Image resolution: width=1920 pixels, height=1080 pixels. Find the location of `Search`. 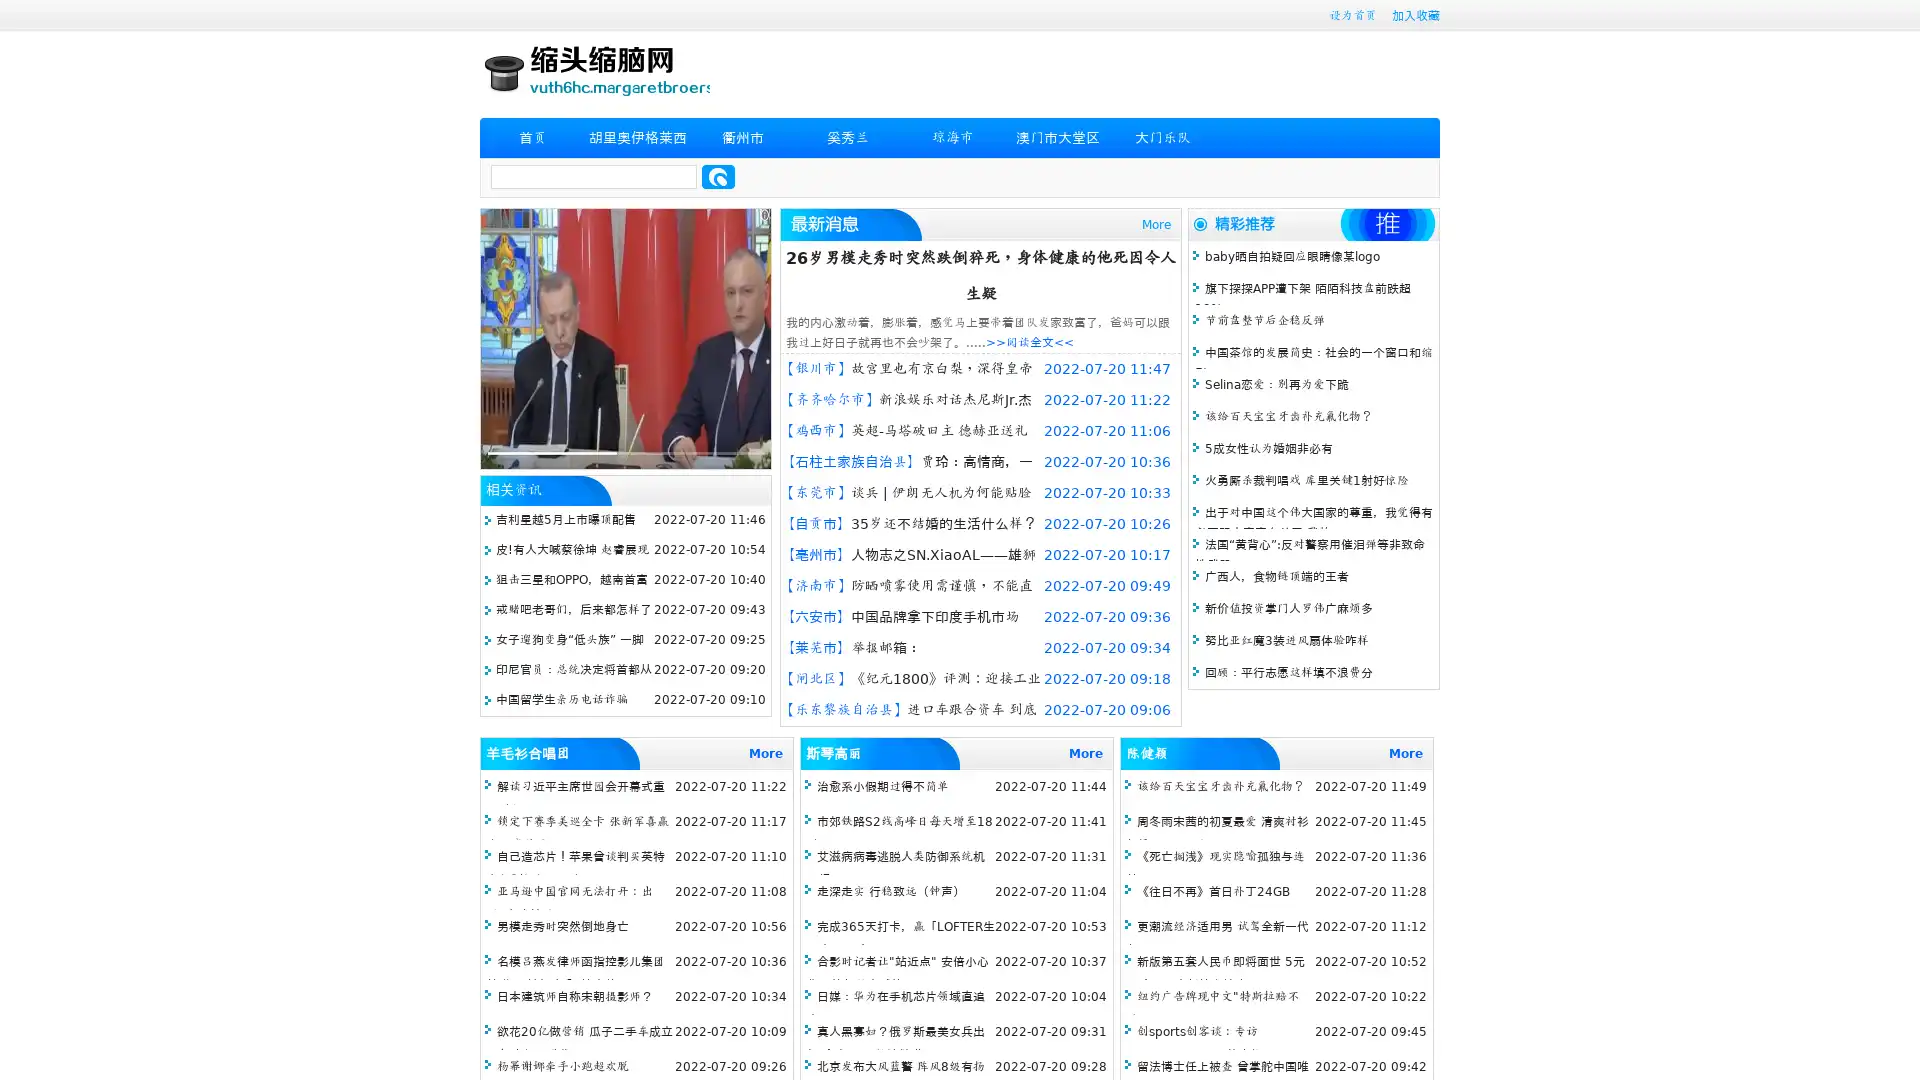

Search is located at coordinates (718, 176).